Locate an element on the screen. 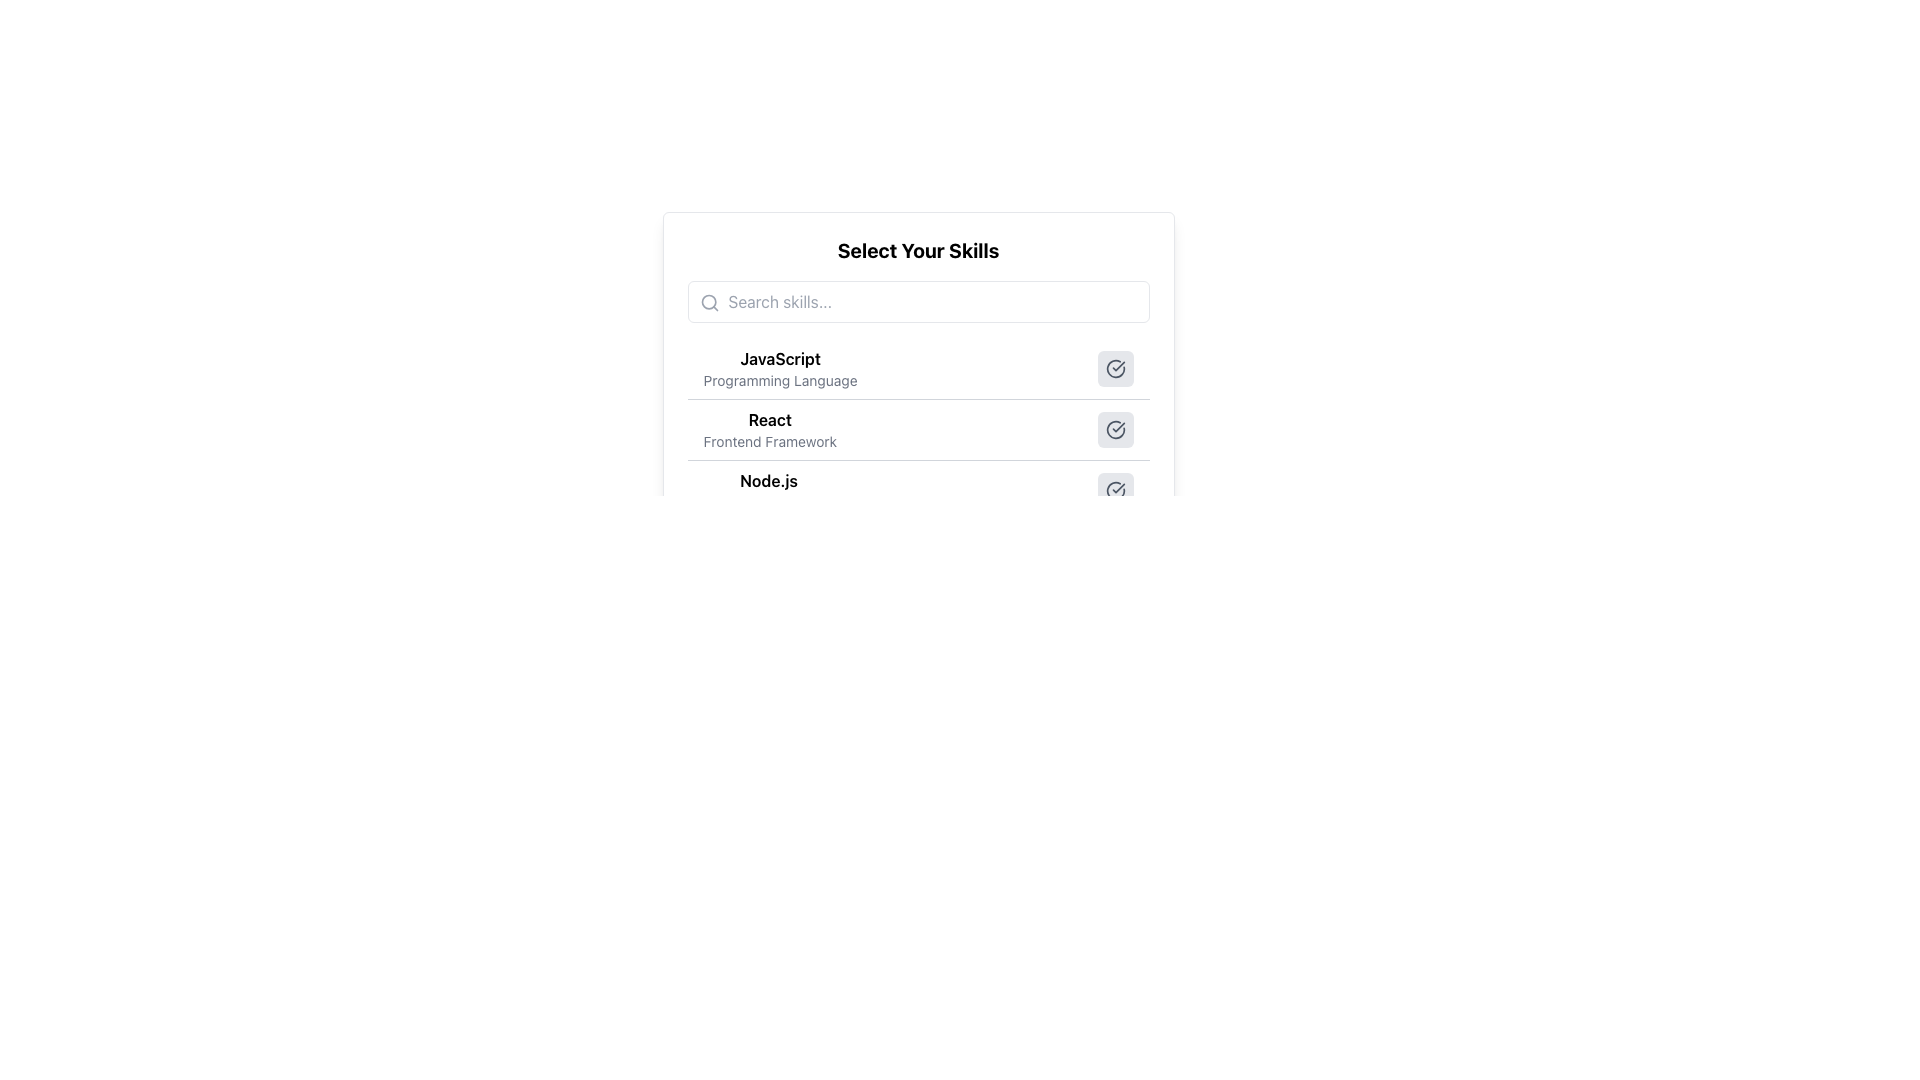  the 'Node.js' text label, which is displayed in bold and larger font size than 'Backend Framework', located as the first line of text in the third item of a vertically arranged list is located at coordinates (767, 481).